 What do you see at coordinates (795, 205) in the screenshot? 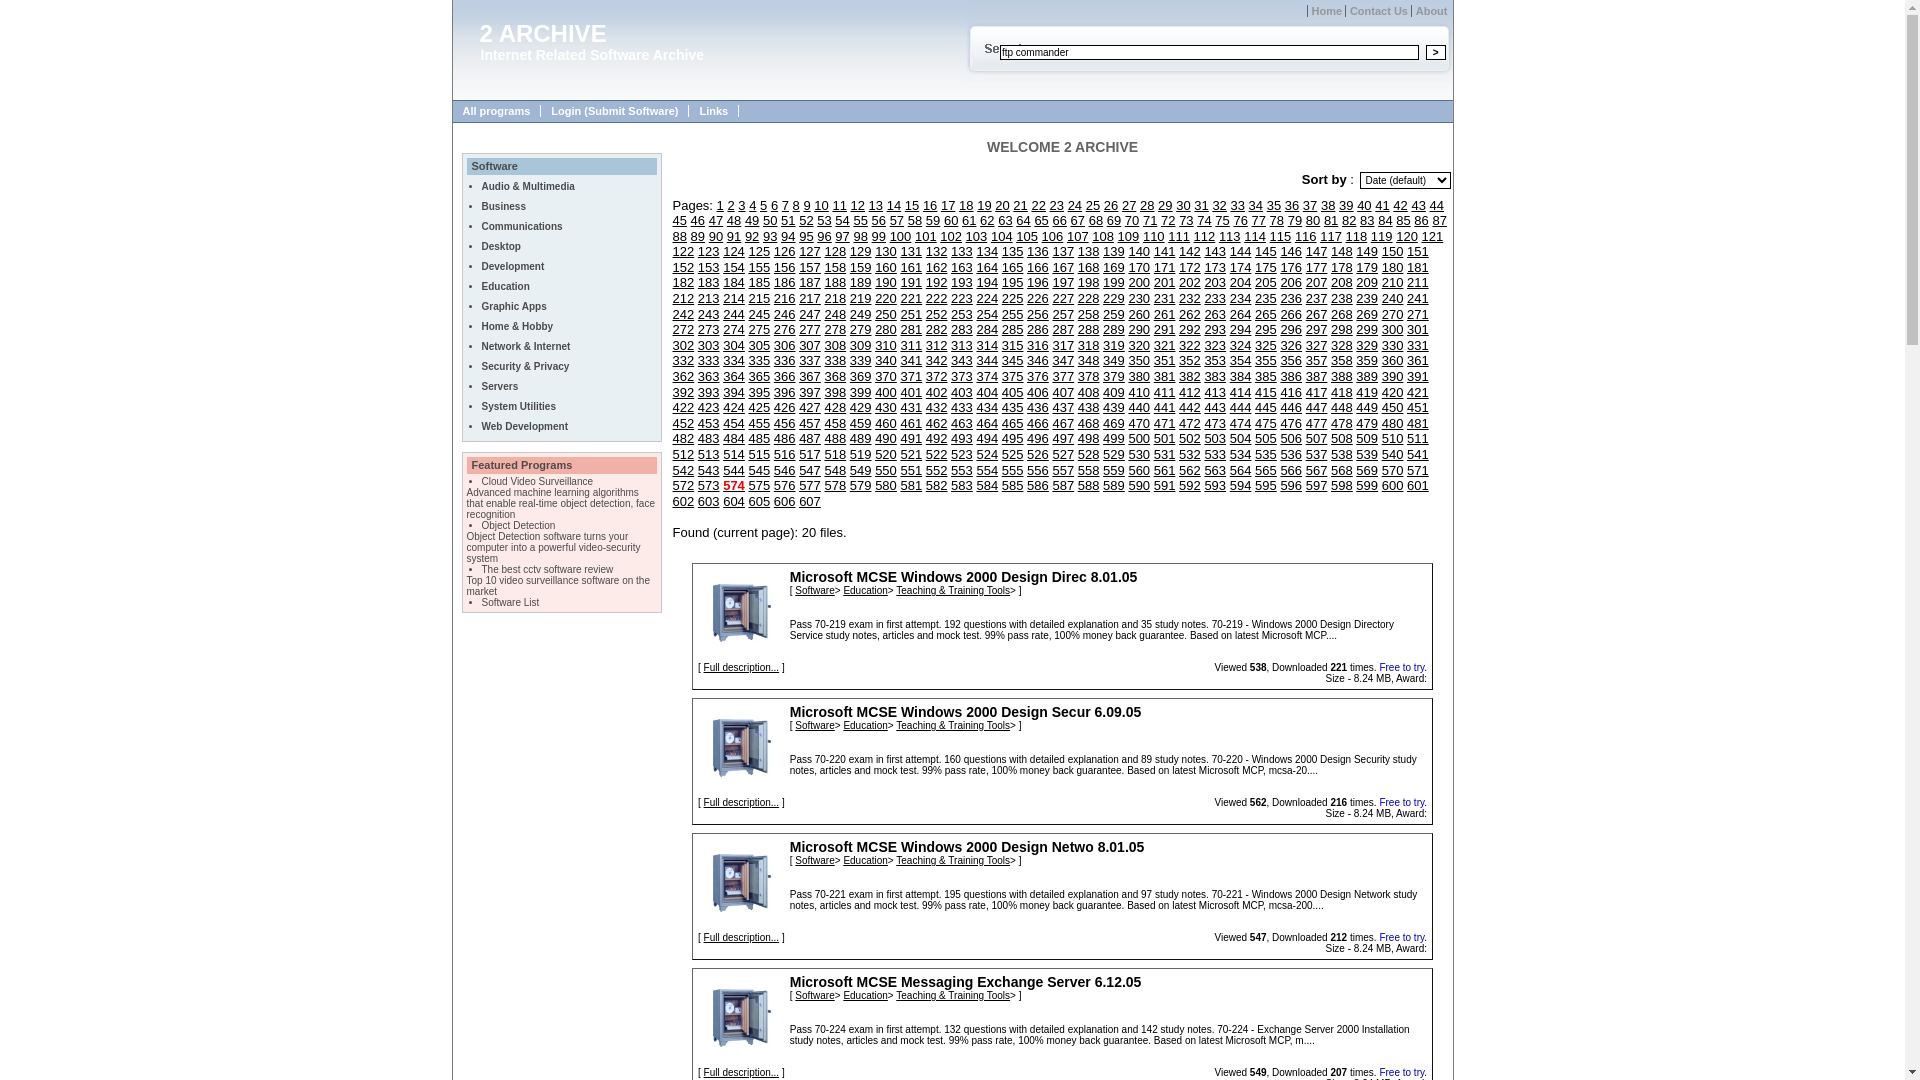
I see `'8'` at bounding box center [795, 205].